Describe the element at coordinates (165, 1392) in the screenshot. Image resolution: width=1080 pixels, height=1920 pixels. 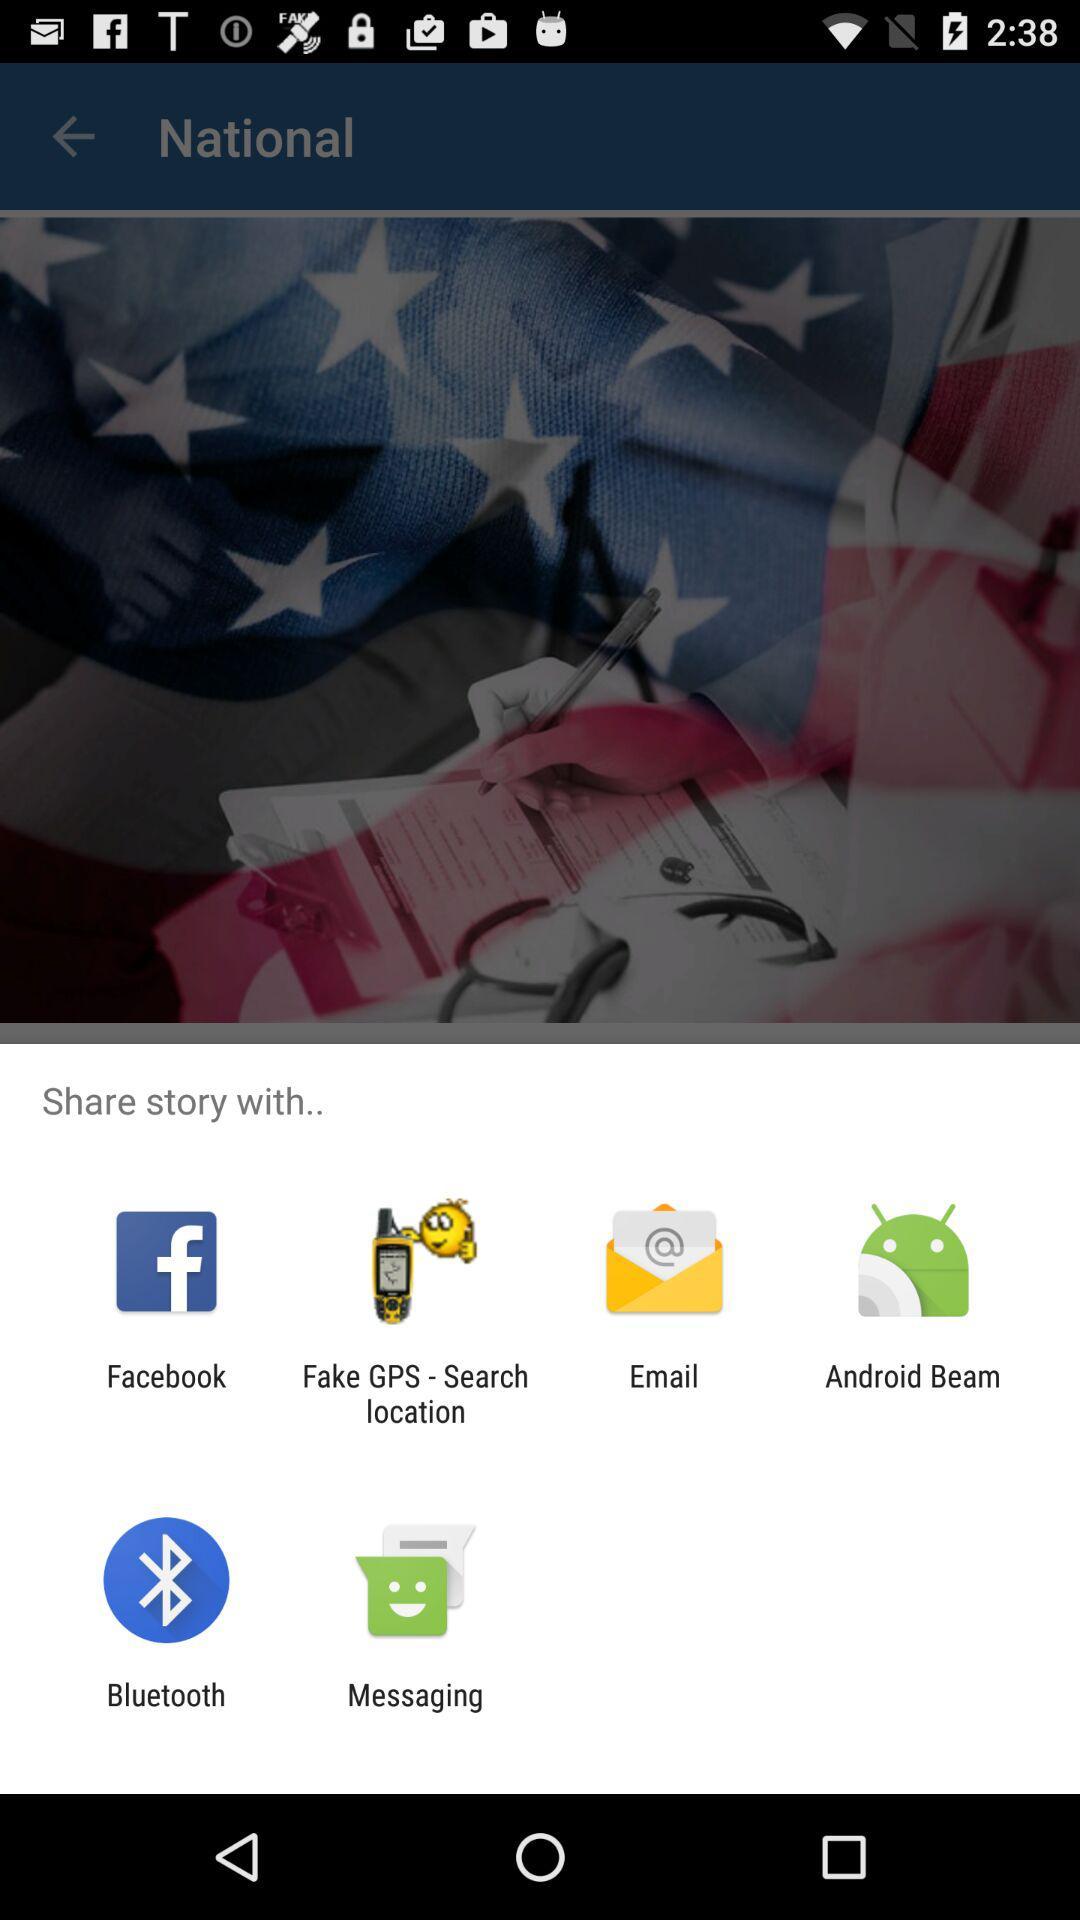
I see `facebook item` at that location.